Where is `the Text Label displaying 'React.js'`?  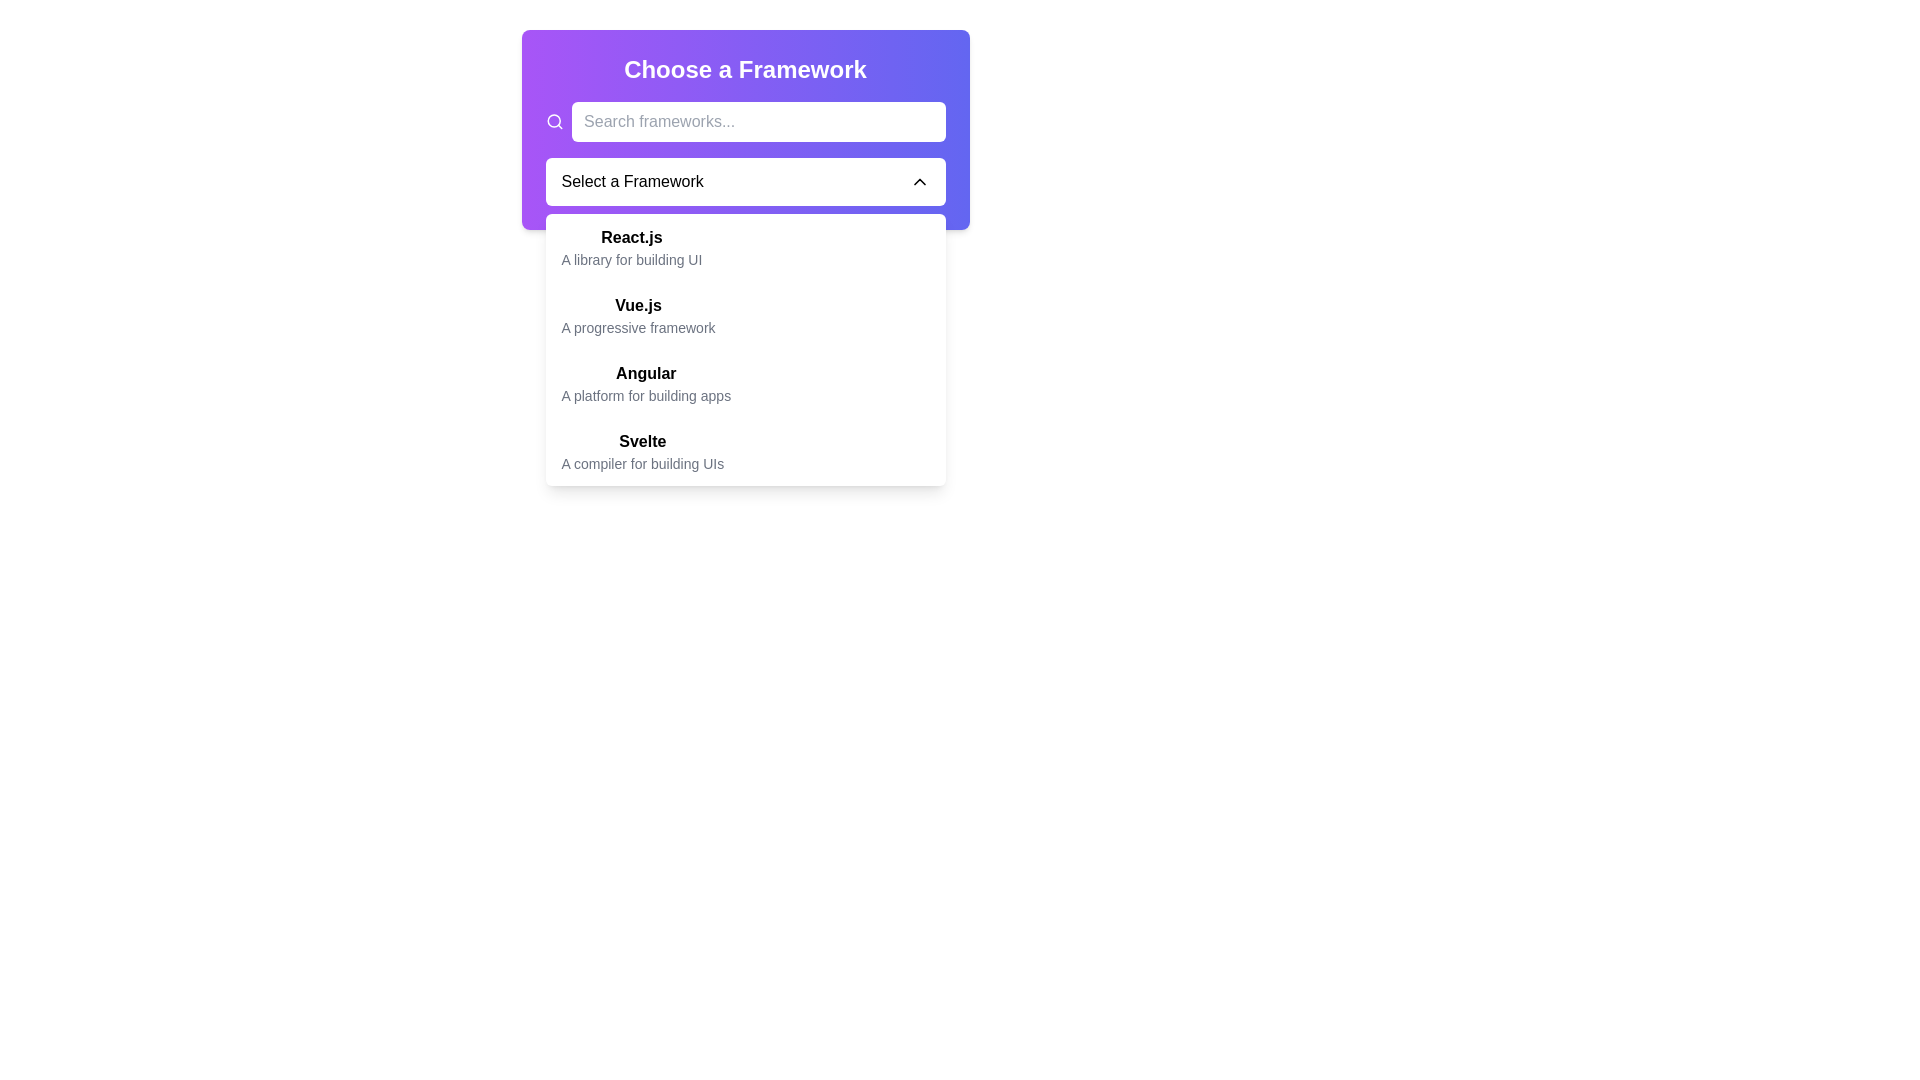 the Text Label displaying 'React.js' is located at coordinates (630, 236).